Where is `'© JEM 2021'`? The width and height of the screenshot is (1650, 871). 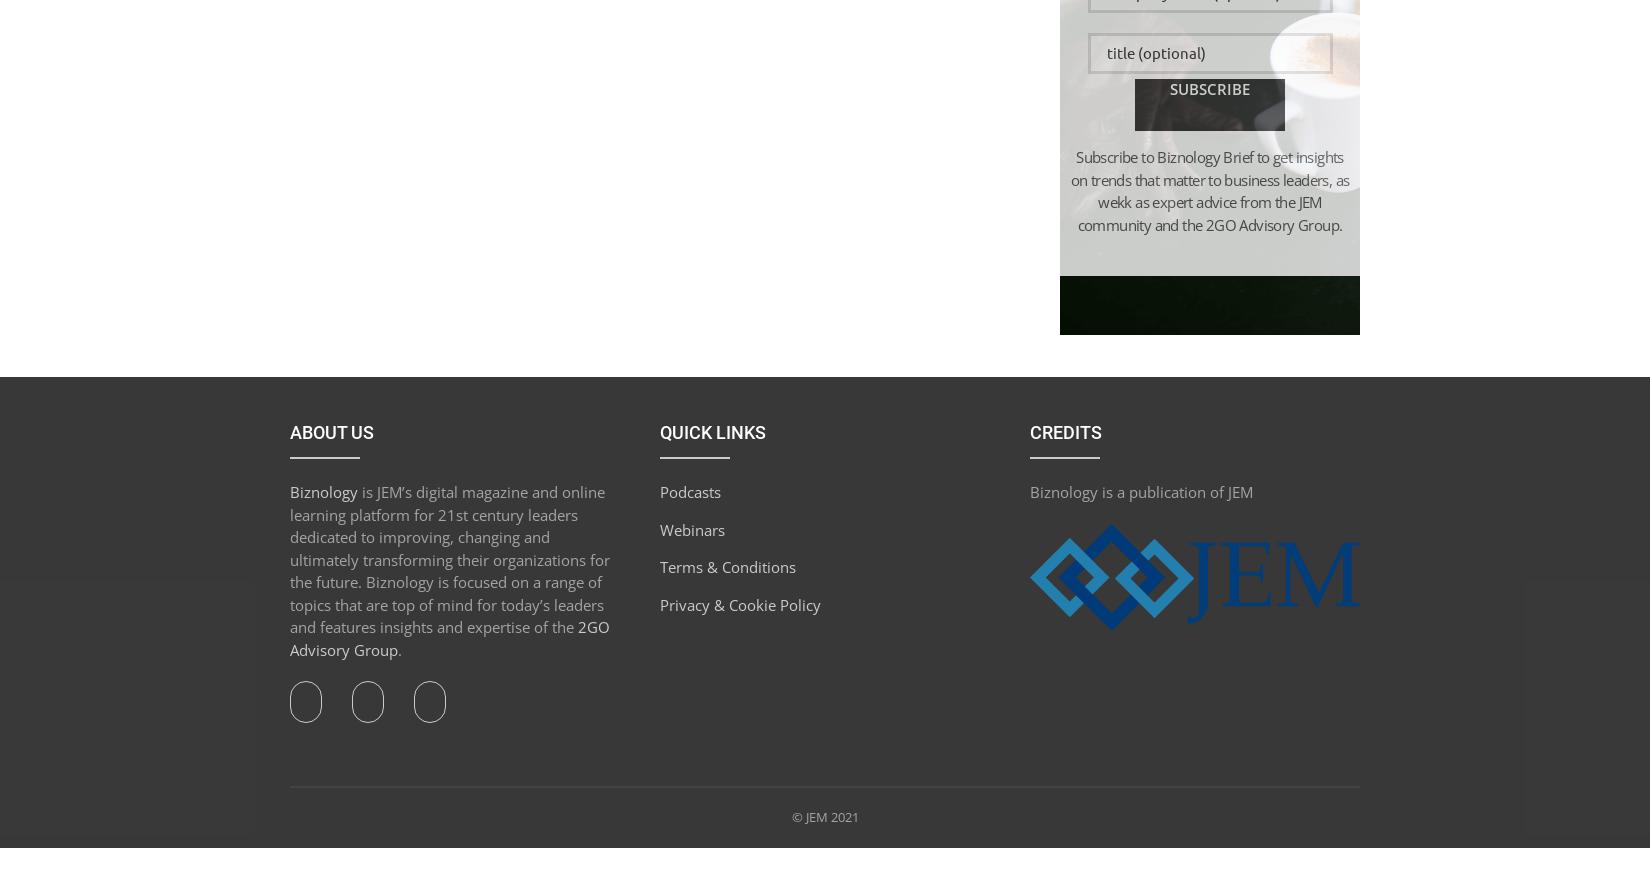 '© JEM 2021' is located at coordinates (823, 816).